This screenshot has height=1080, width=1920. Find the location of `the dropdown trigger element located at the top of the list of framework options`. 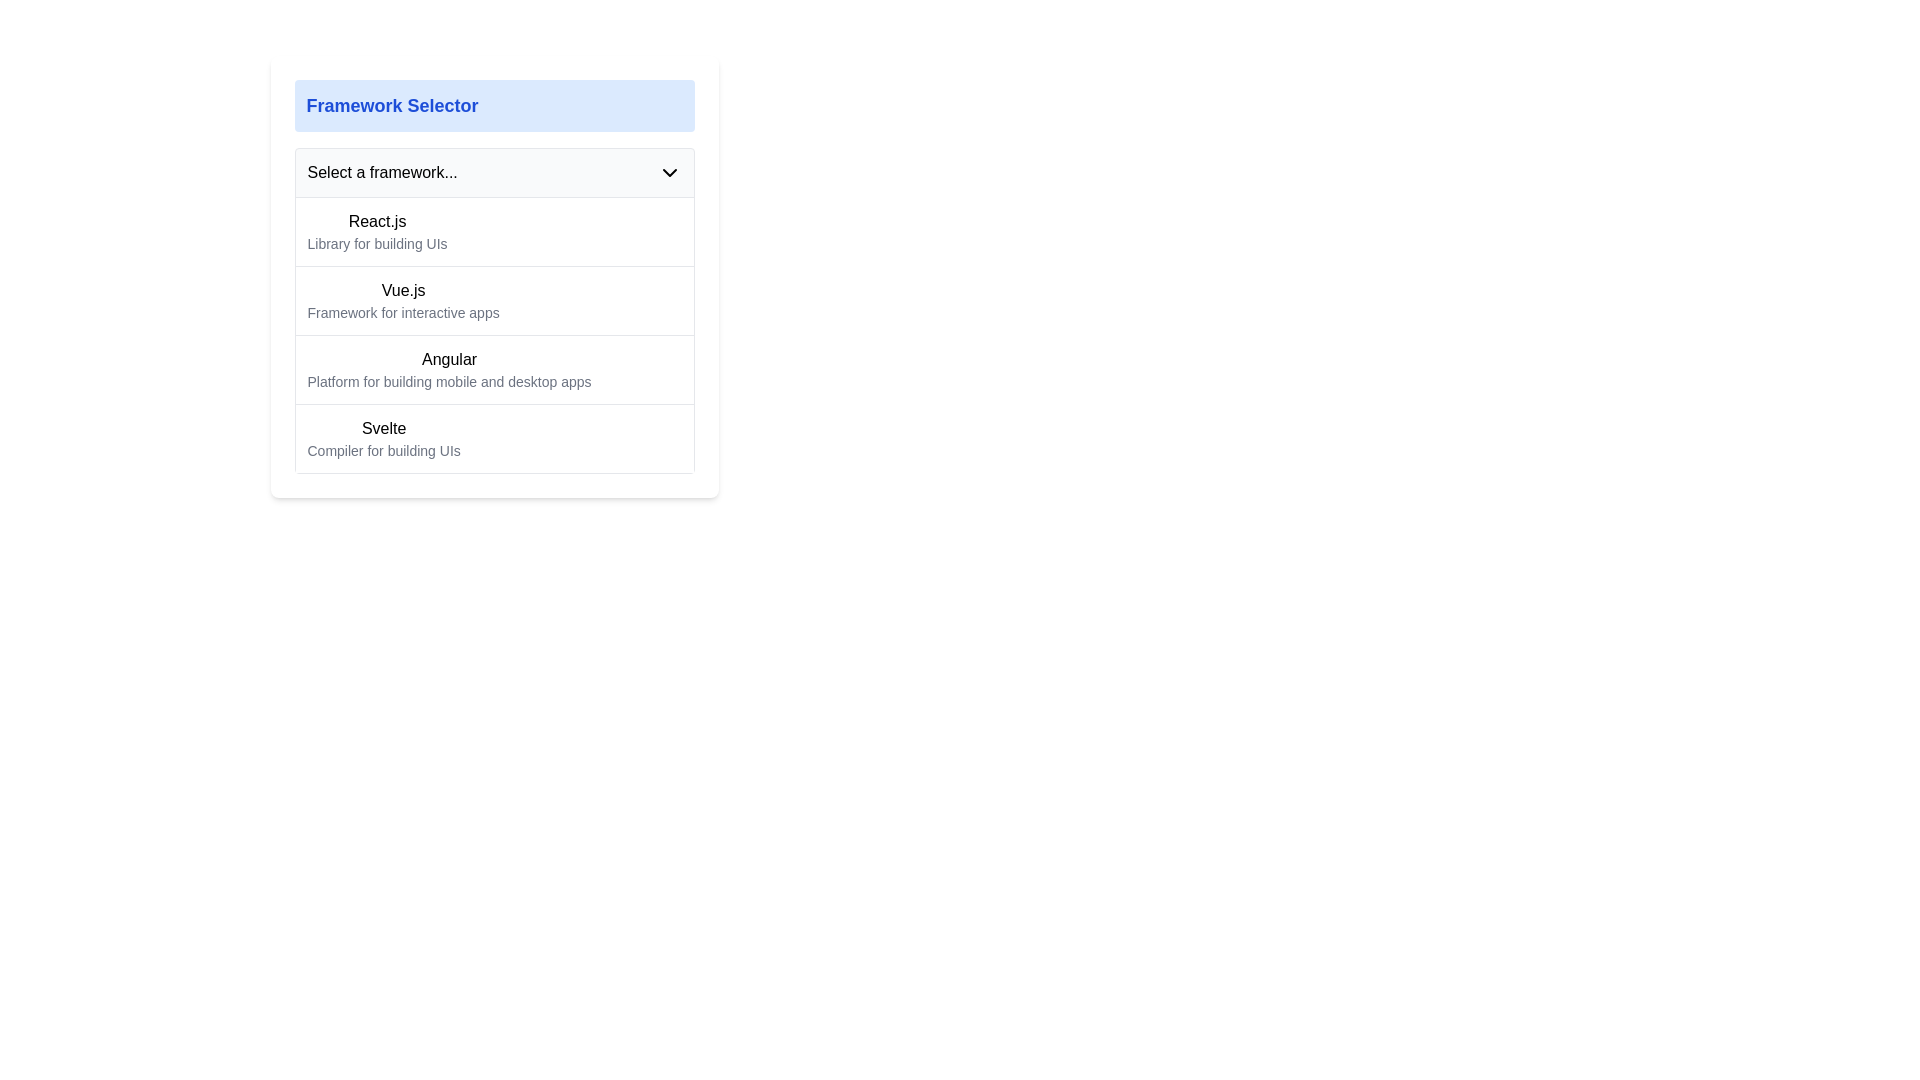

the dropdown trigger element located at the top of the list of framework options is located at coordinates (494, 172).